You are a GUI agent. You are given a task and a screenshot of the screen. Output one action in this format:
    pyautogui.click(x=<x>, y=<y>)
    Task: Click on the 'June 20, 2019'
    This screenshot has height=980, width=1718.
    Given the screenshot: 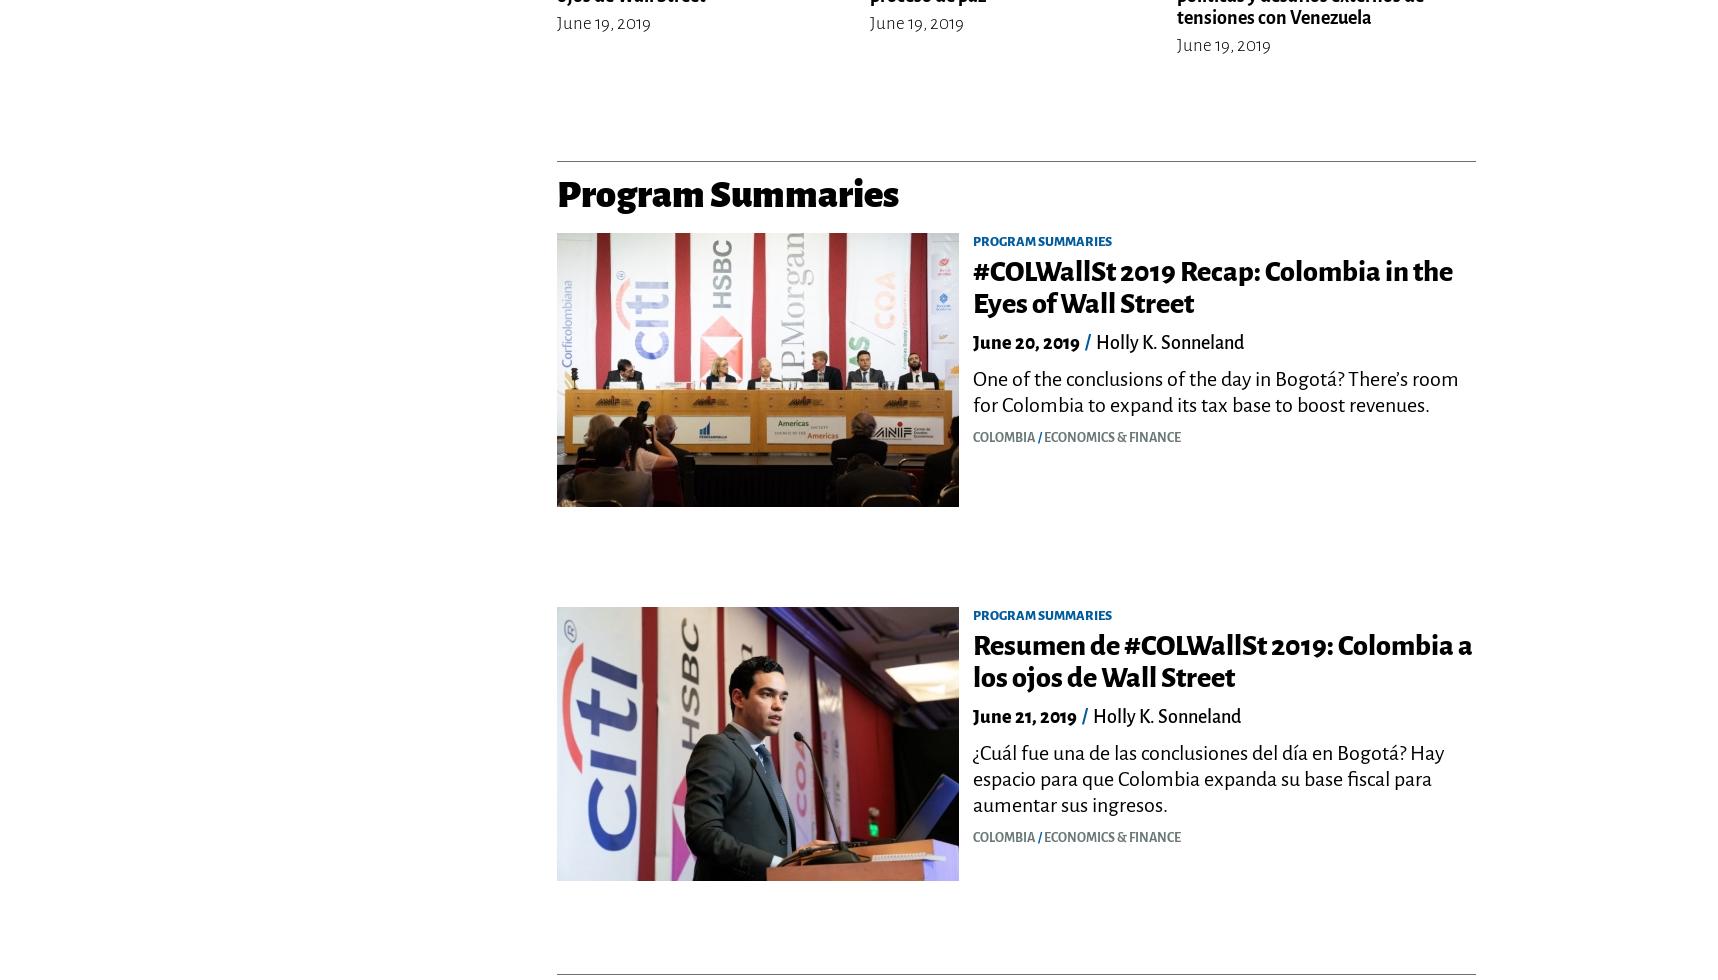 What is the action you would take?
    pyautogui.click(x=1026, y=342)
    